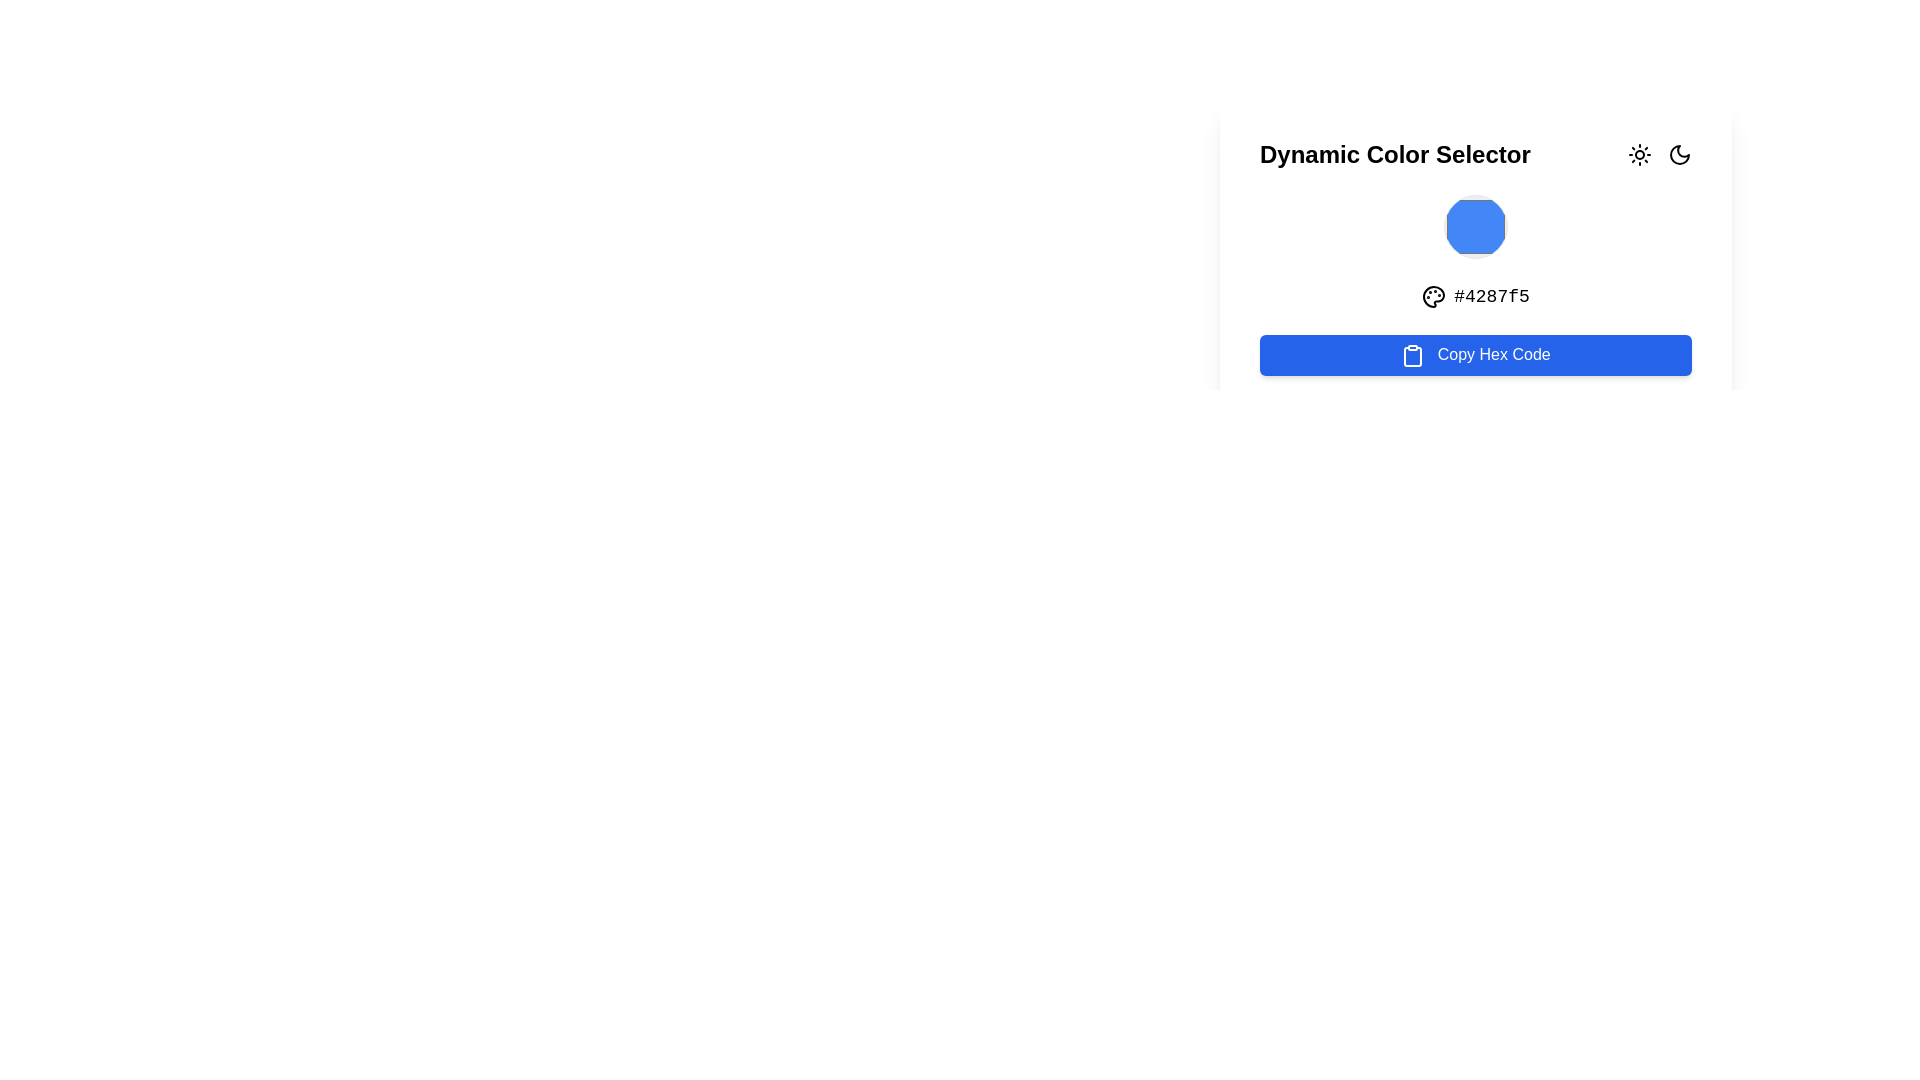  What do you see at coordinates (1476, 230) in the screenshot?
I see `the light blue color circle element located centrally within the 'Dynamic Color Selector' card interface` at bounding box center [1476, 230].